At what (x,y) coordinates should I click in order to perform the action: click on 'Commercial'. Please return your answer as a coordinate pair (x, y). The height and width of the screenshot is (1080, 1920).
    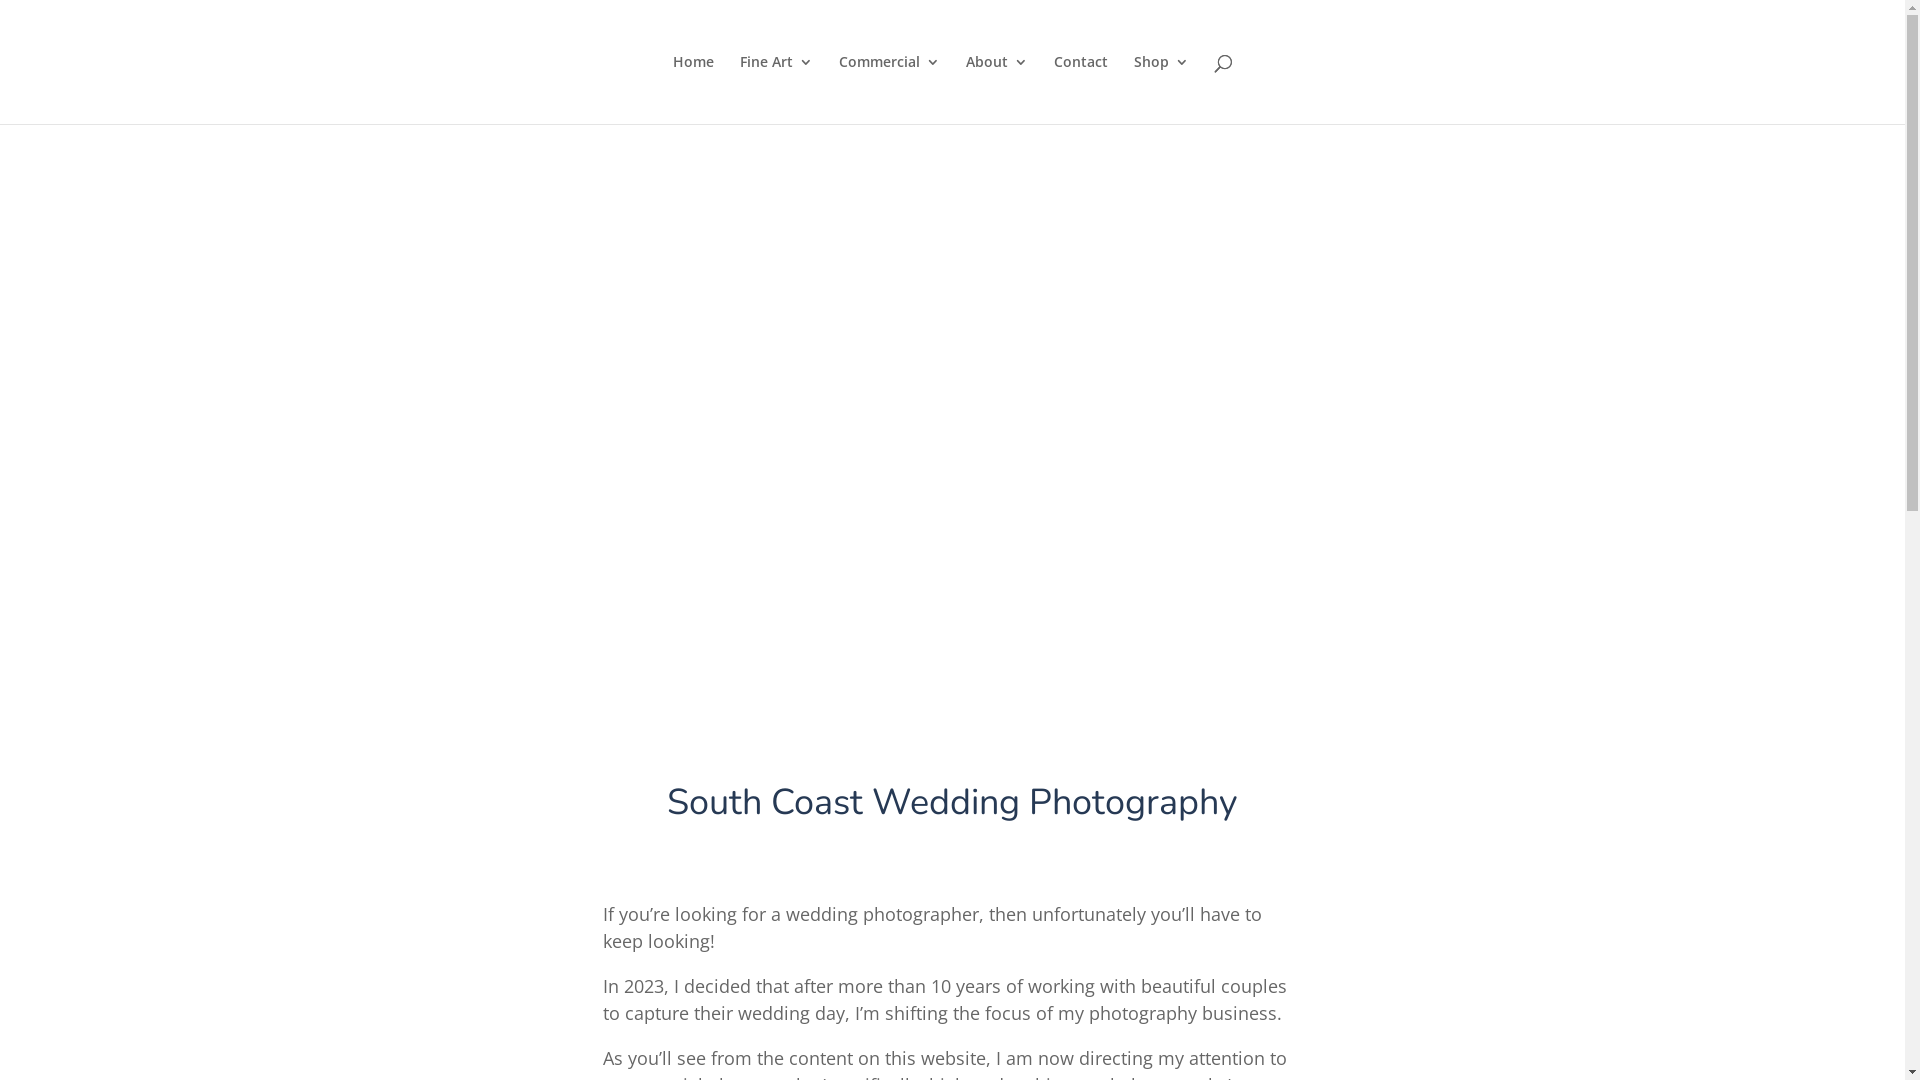
    Looking at the image, I should click on (887, 88).